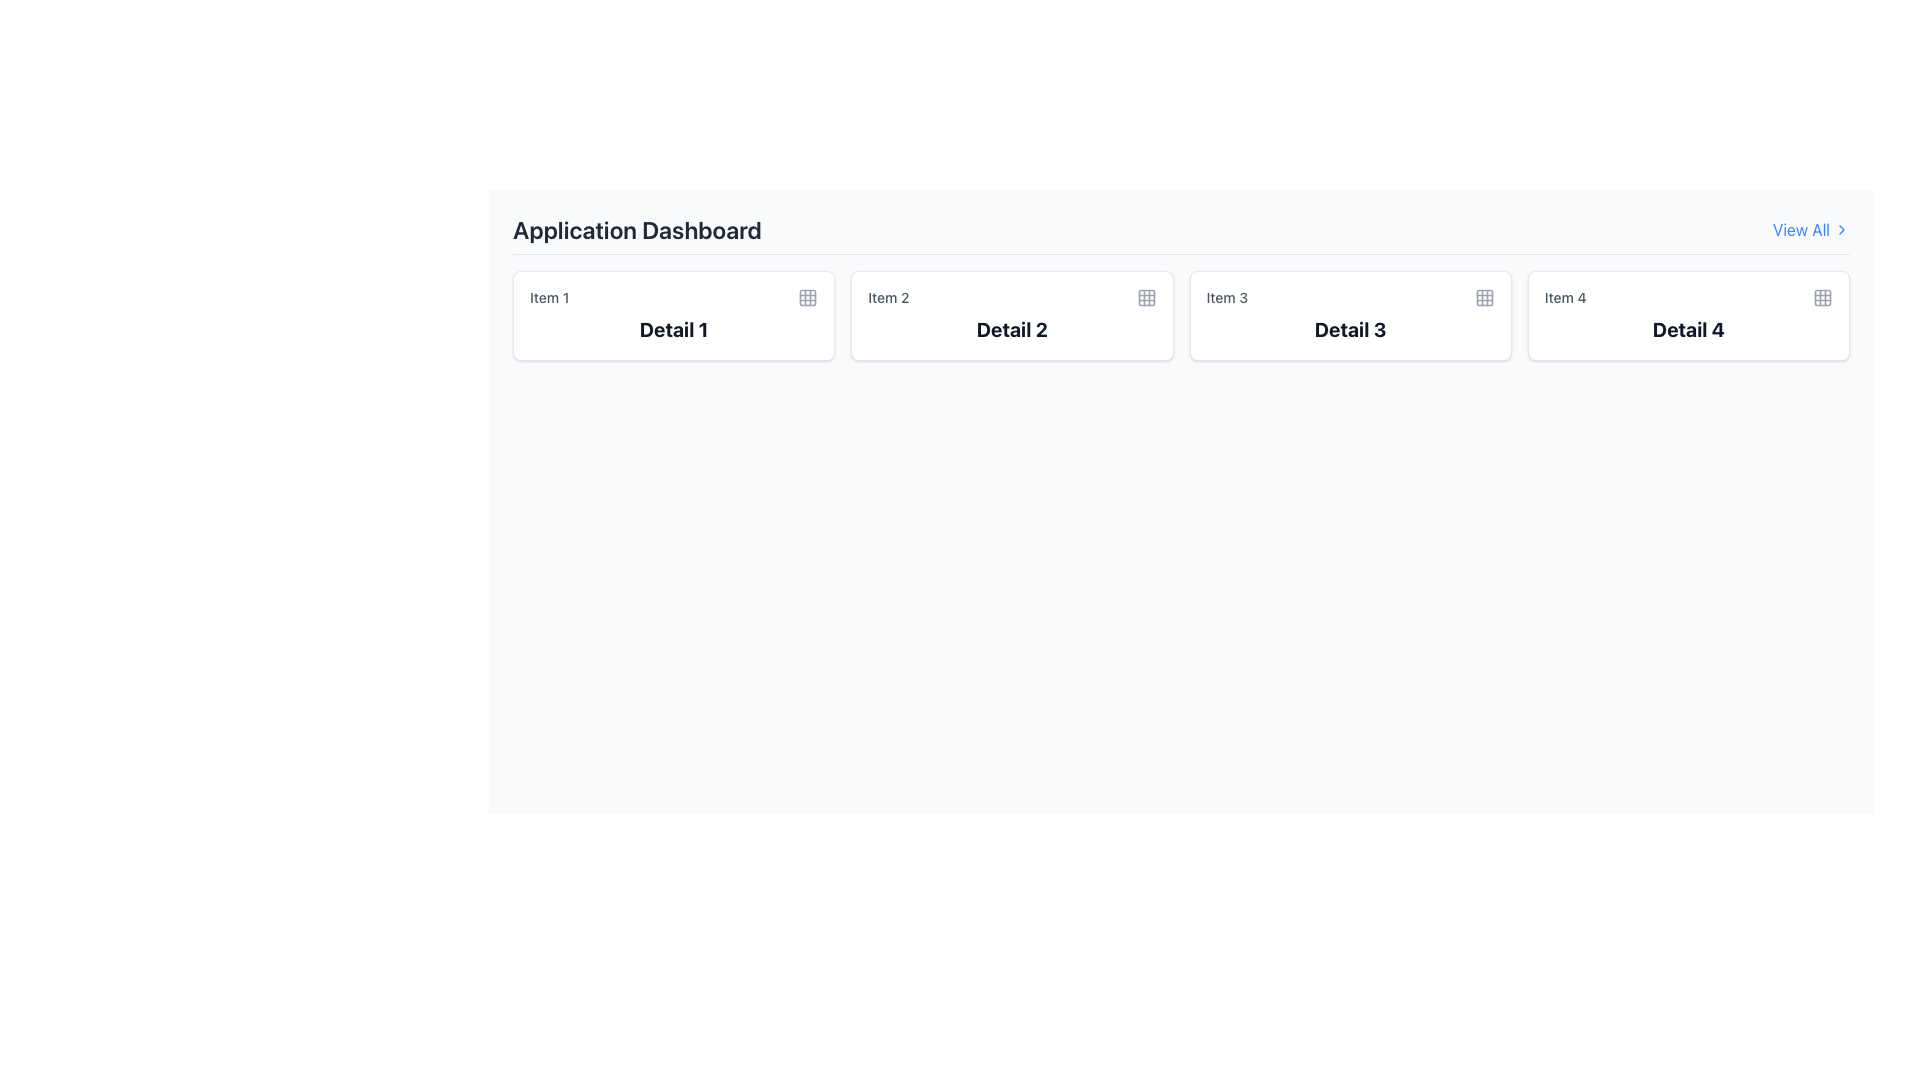 This screenshot has width=1920, height=1080. What do you see at coordinates (1146, 297) in the screenshot?
I see `the gray 3x3 grid icon located to the right of the text 'Item 2' in the top-right portion of the card layout` at bounding box center [1146, 297].